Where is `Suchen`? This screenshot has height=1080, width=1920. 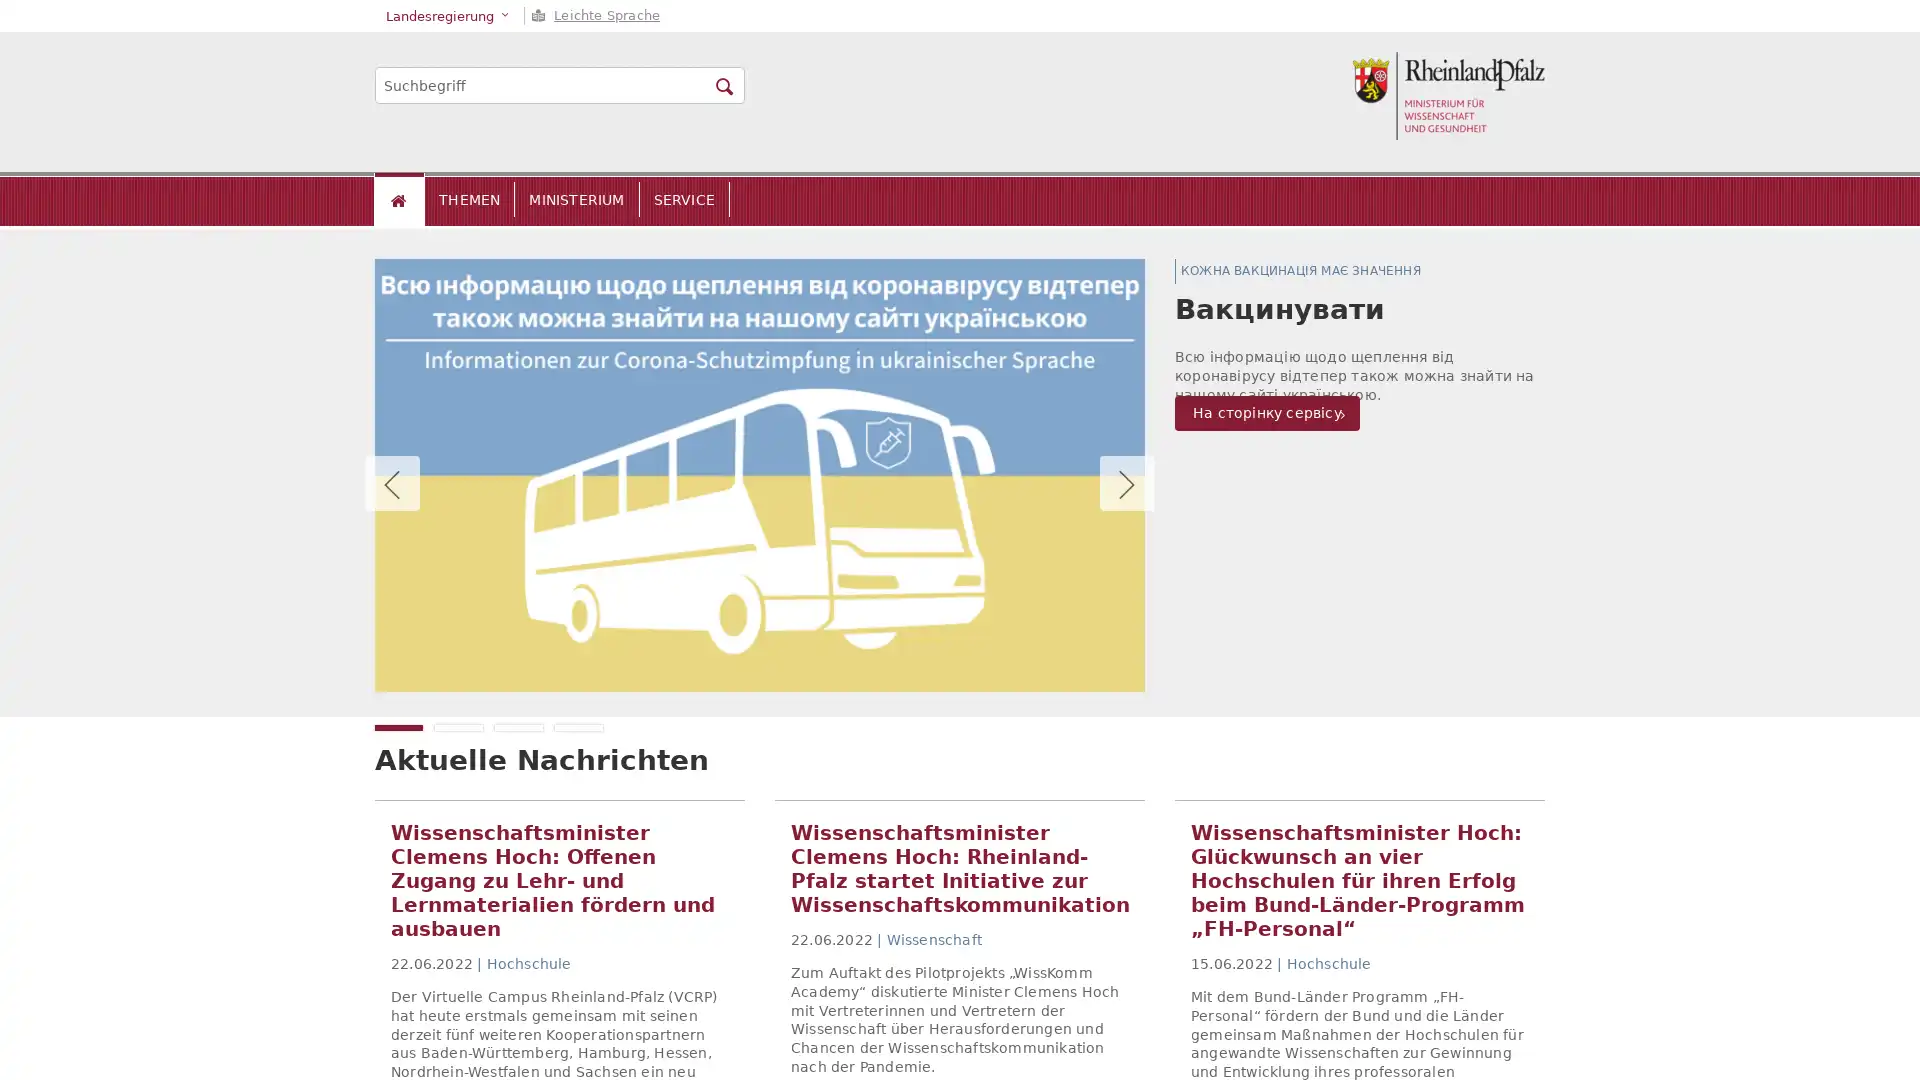
Suchen is located at coordinates (723, 86).